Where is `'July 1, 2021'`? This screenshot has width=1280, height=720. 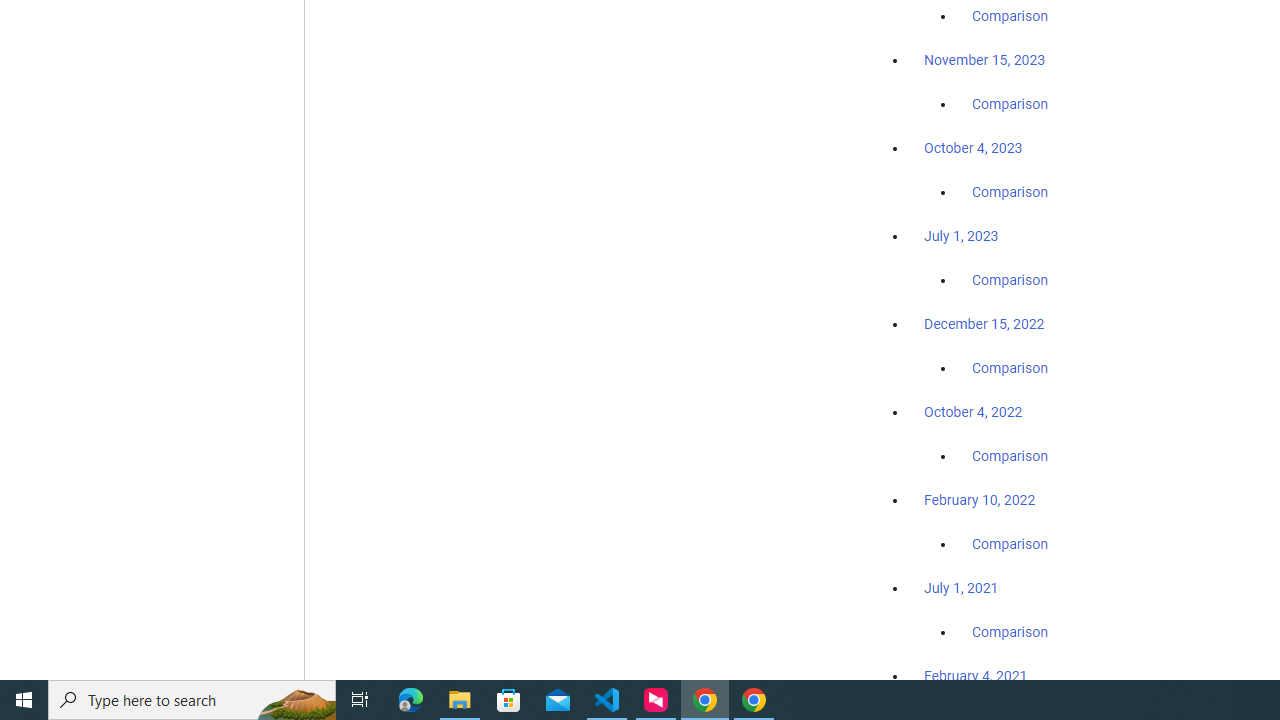
'July 1, 2021' is located at coordinates (961, 586).